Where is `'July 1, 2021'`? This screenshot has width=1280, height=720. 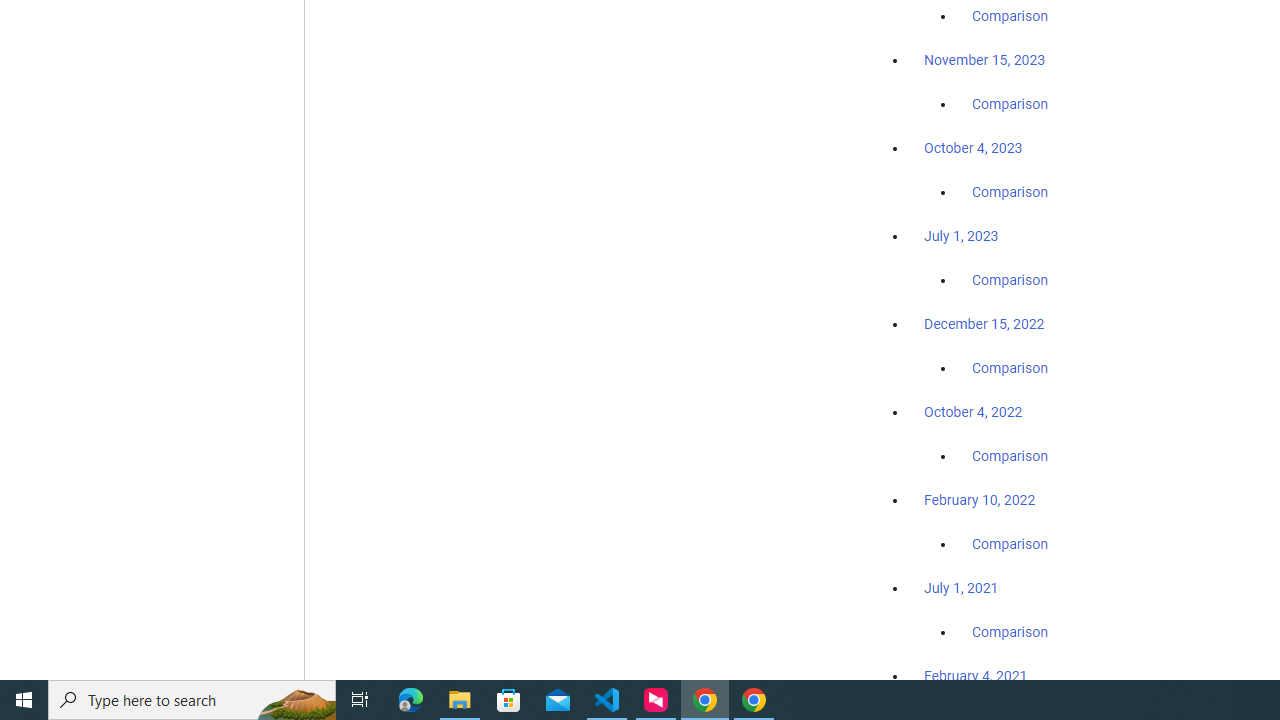
'July 1, 2021' is located at coordinates (961, 586).